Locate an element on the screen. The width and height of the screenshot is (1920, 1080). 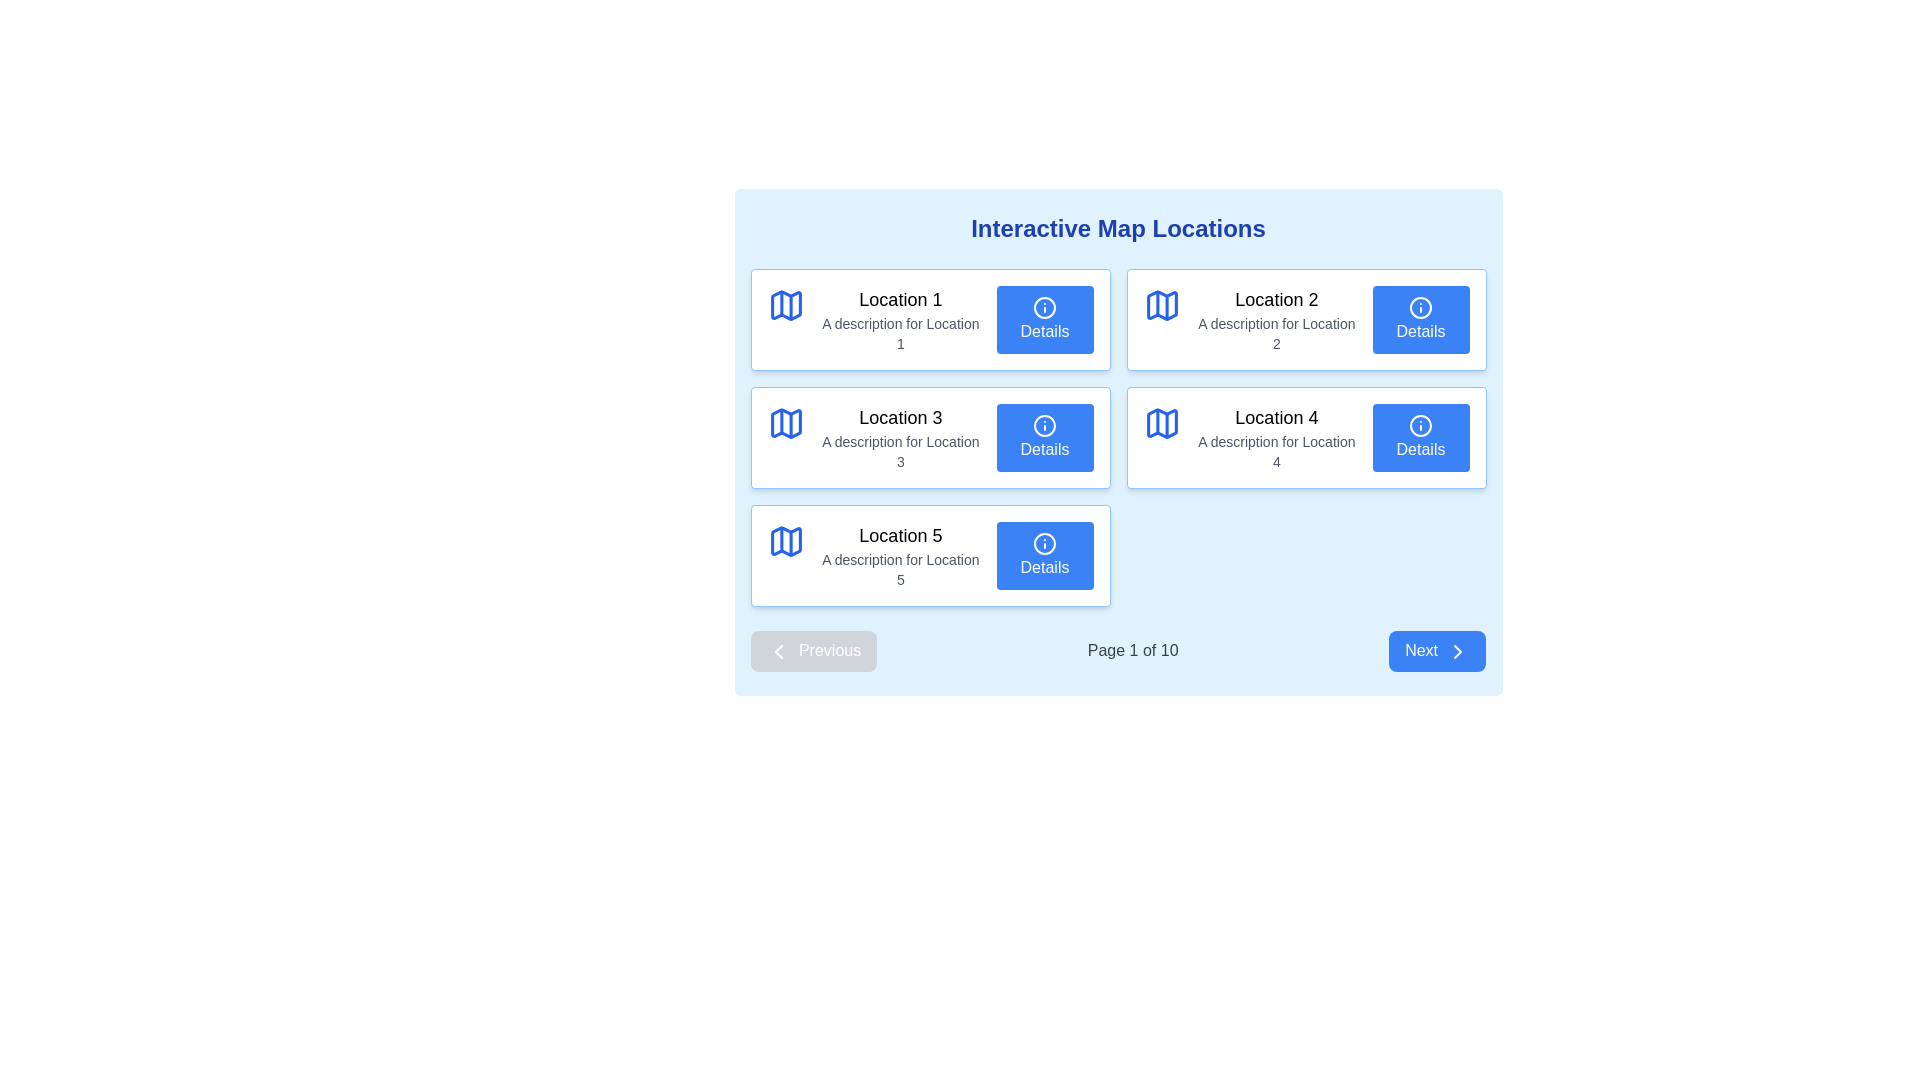
the button located in the card titled 'Location 4' to change its color is located at coordinates (1419, 437).